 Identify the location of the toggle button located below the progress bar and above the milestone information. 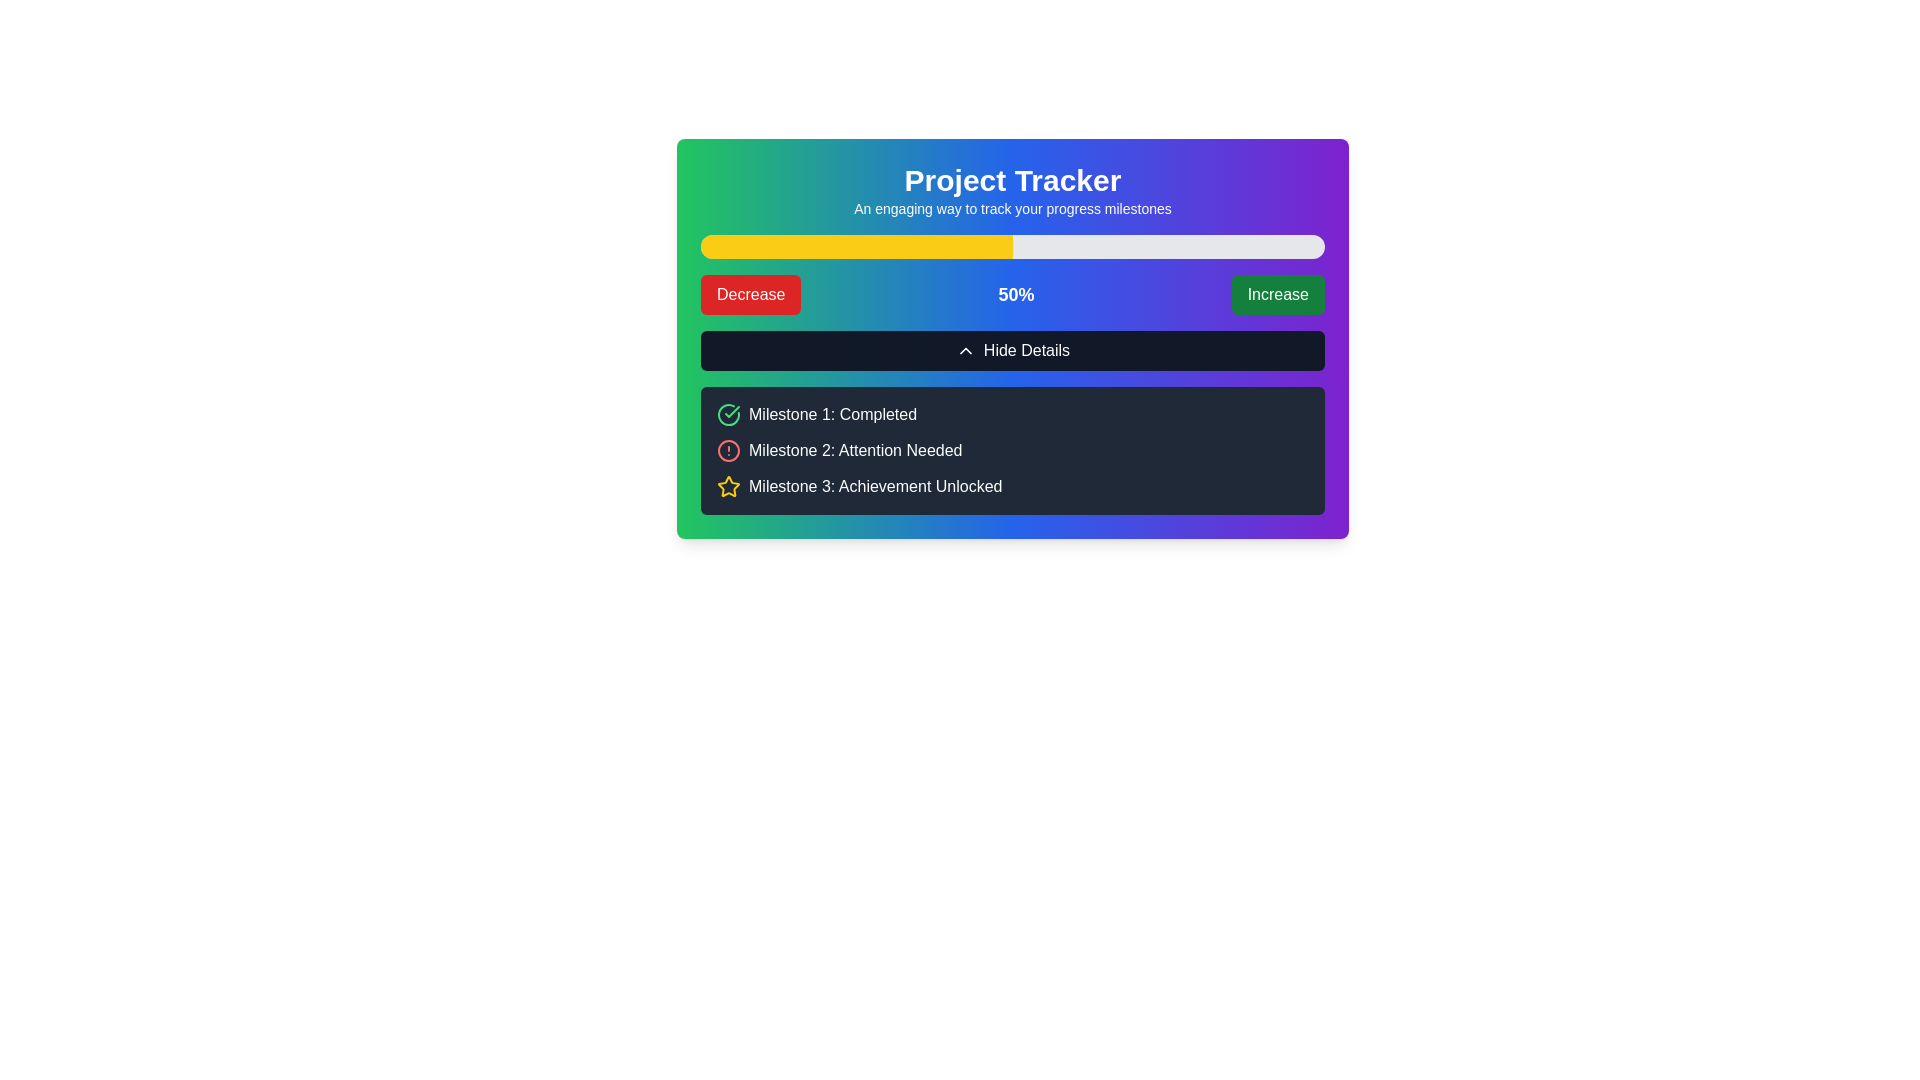
(1012, 350).